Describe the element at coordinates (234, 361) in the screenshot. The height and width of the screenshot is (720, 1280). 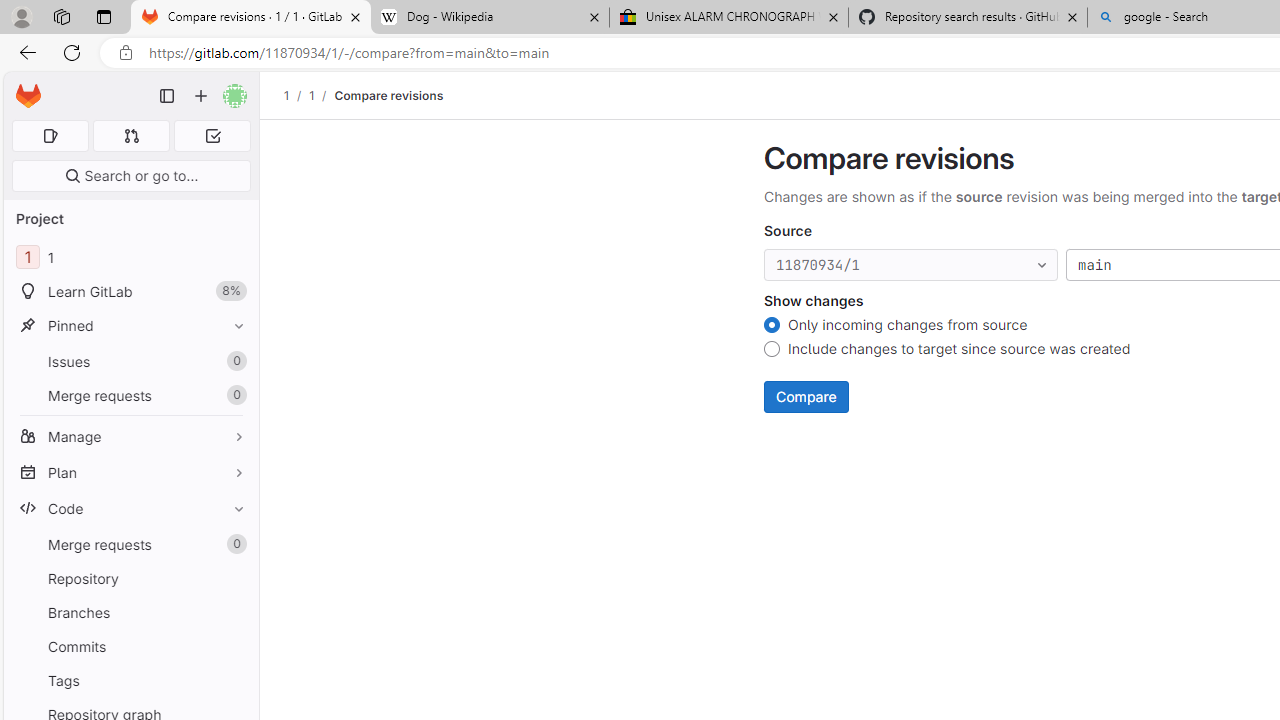
I see `'Unpin Issues'` at that location.